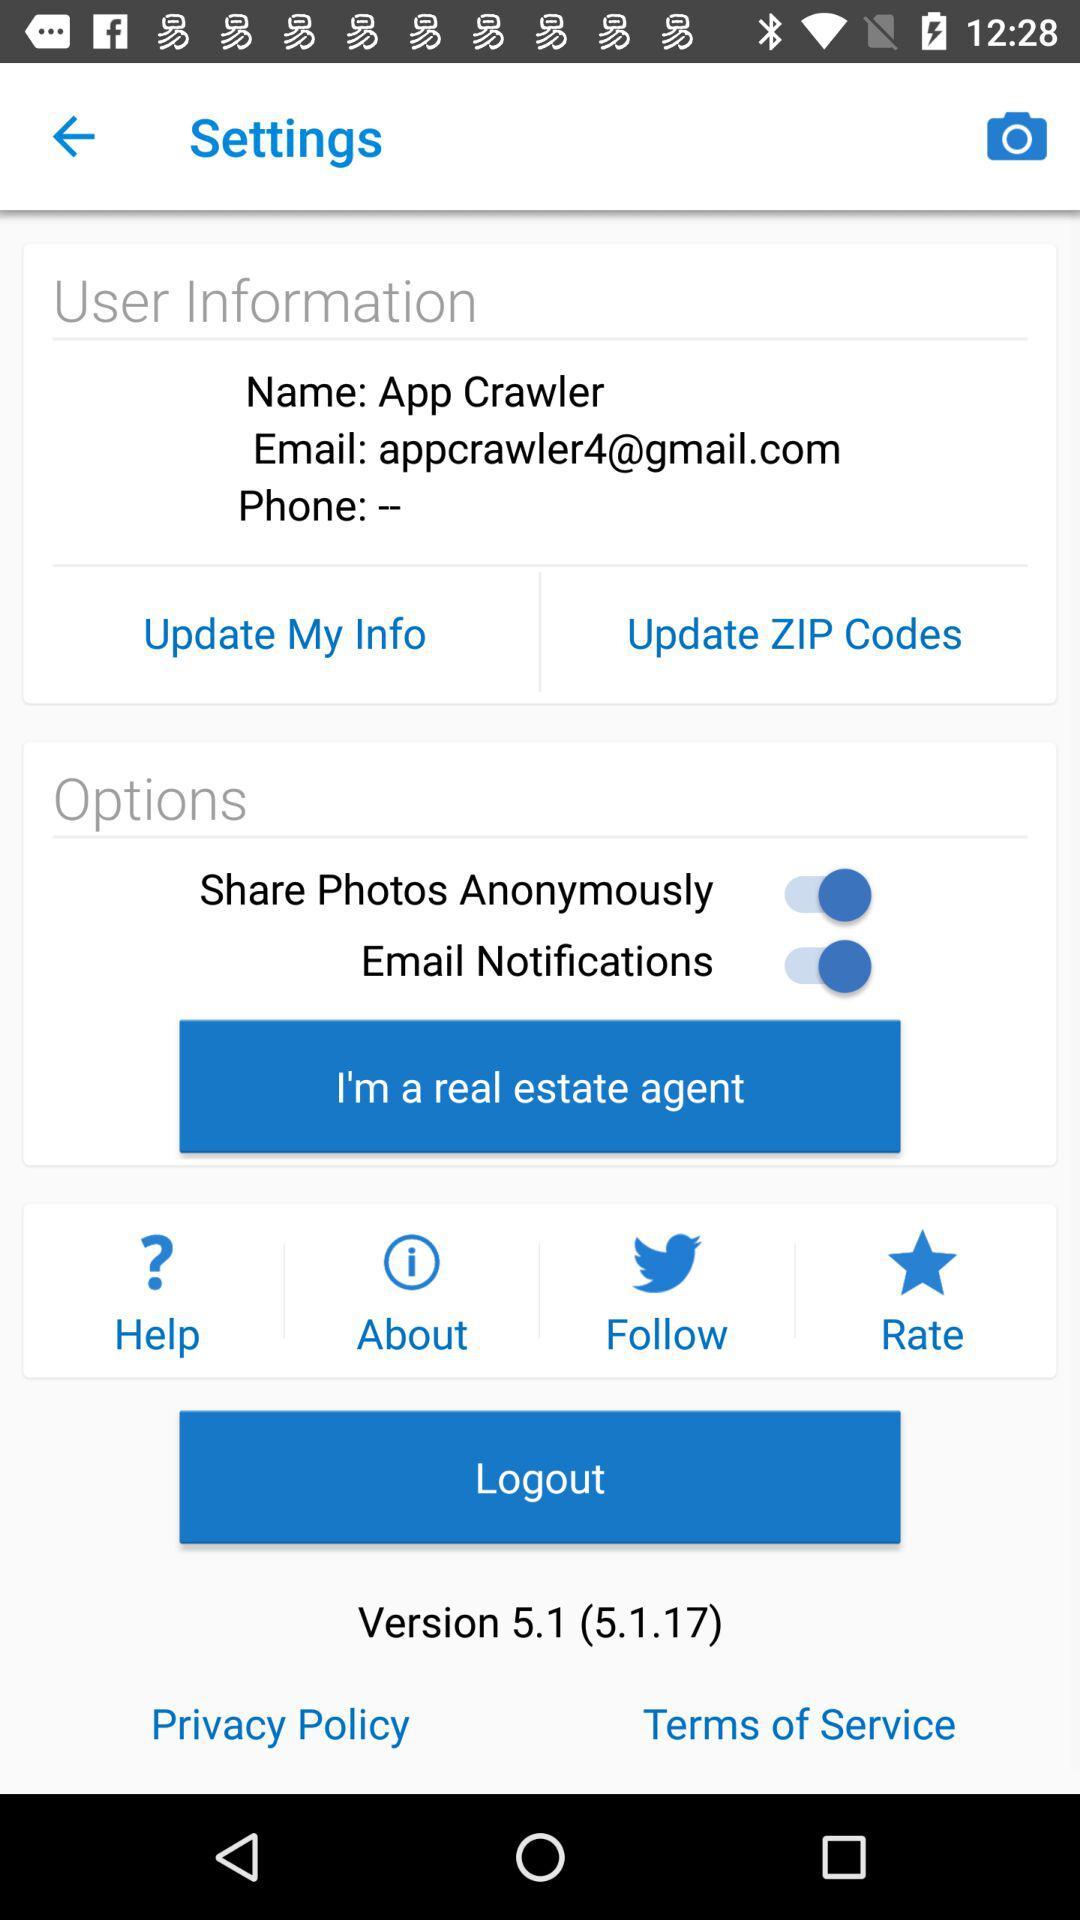 This screenshot has width=1080, height=1920. What do you see at coordinates (410, 1290) in the screenshot?
I see `item above the logout icon` at bounding box center [410, 1290].